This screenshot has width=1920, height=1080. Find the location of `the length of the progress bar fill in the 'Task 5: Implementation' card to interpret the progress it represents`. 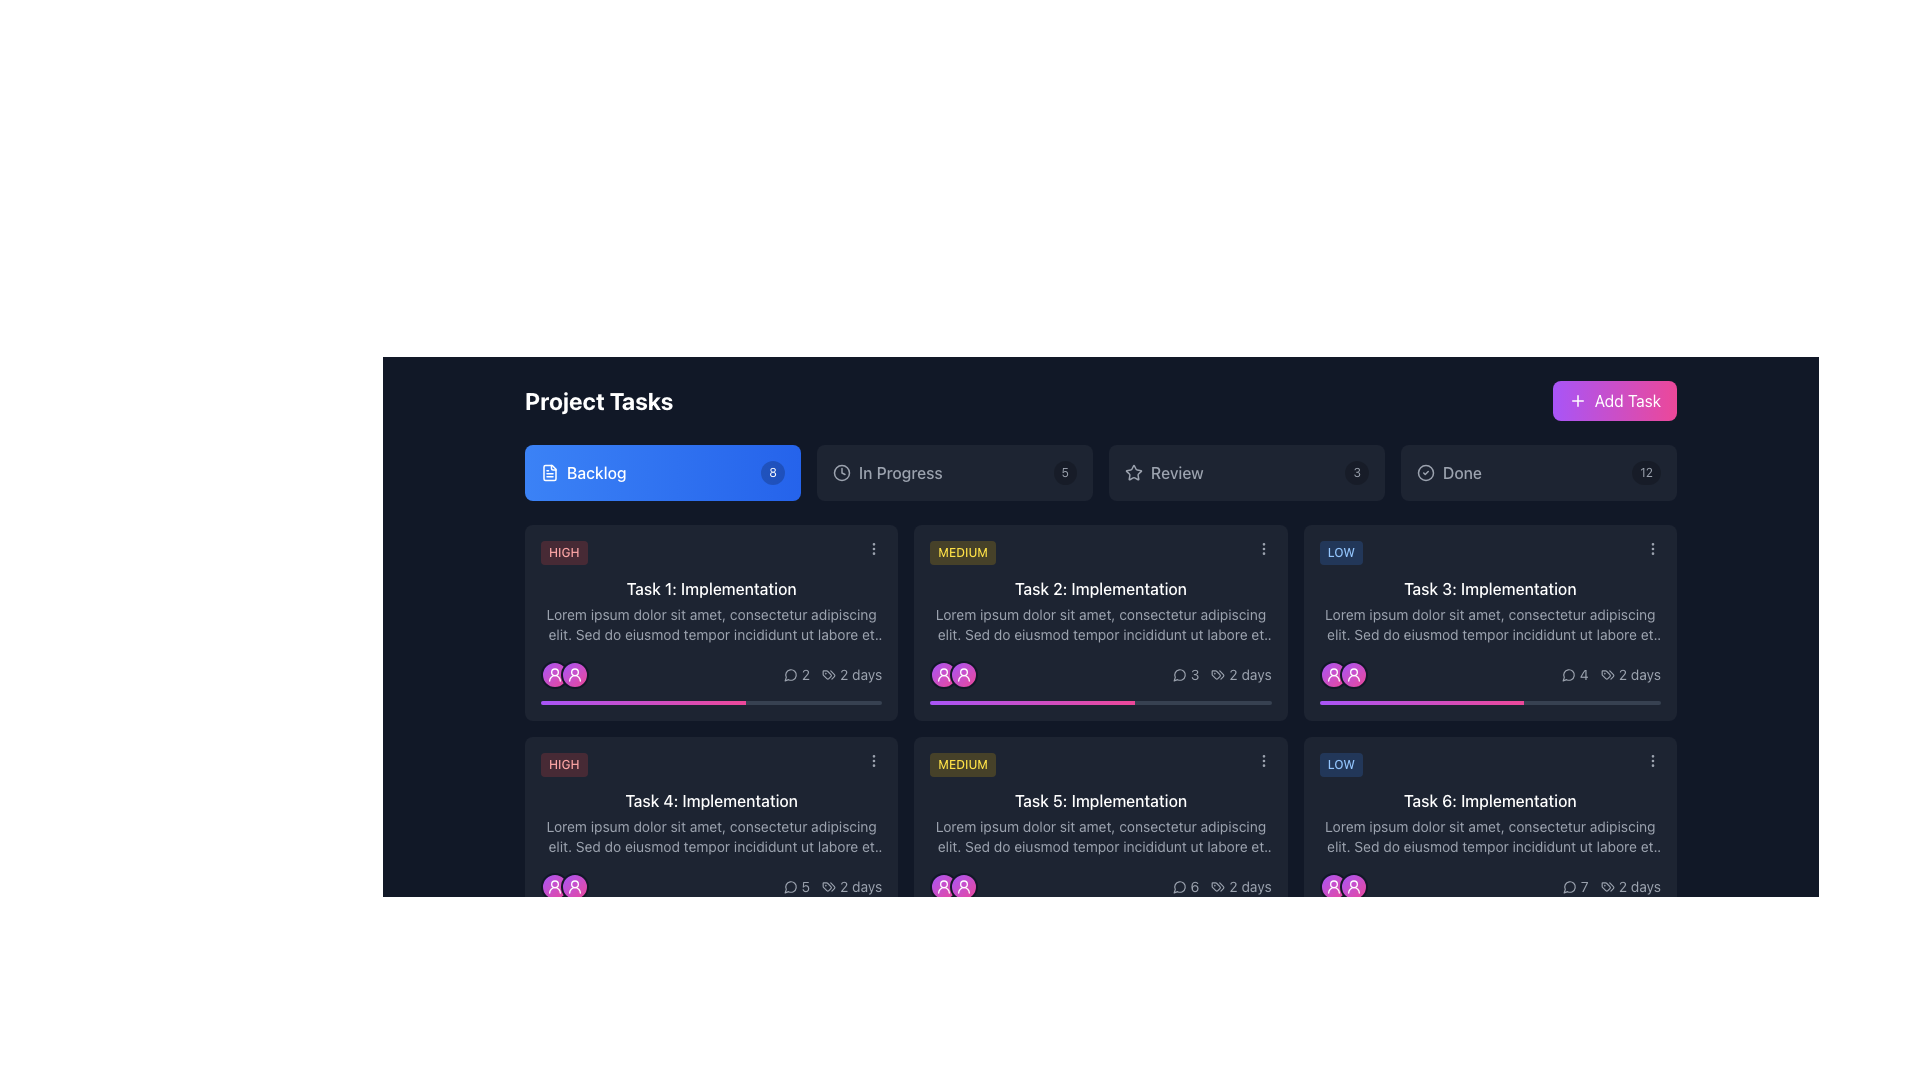

the length of the progress bar fill in the 'Task 5: Implementation' card to interpret the progress it represents is located at coordinates (1032, 914).